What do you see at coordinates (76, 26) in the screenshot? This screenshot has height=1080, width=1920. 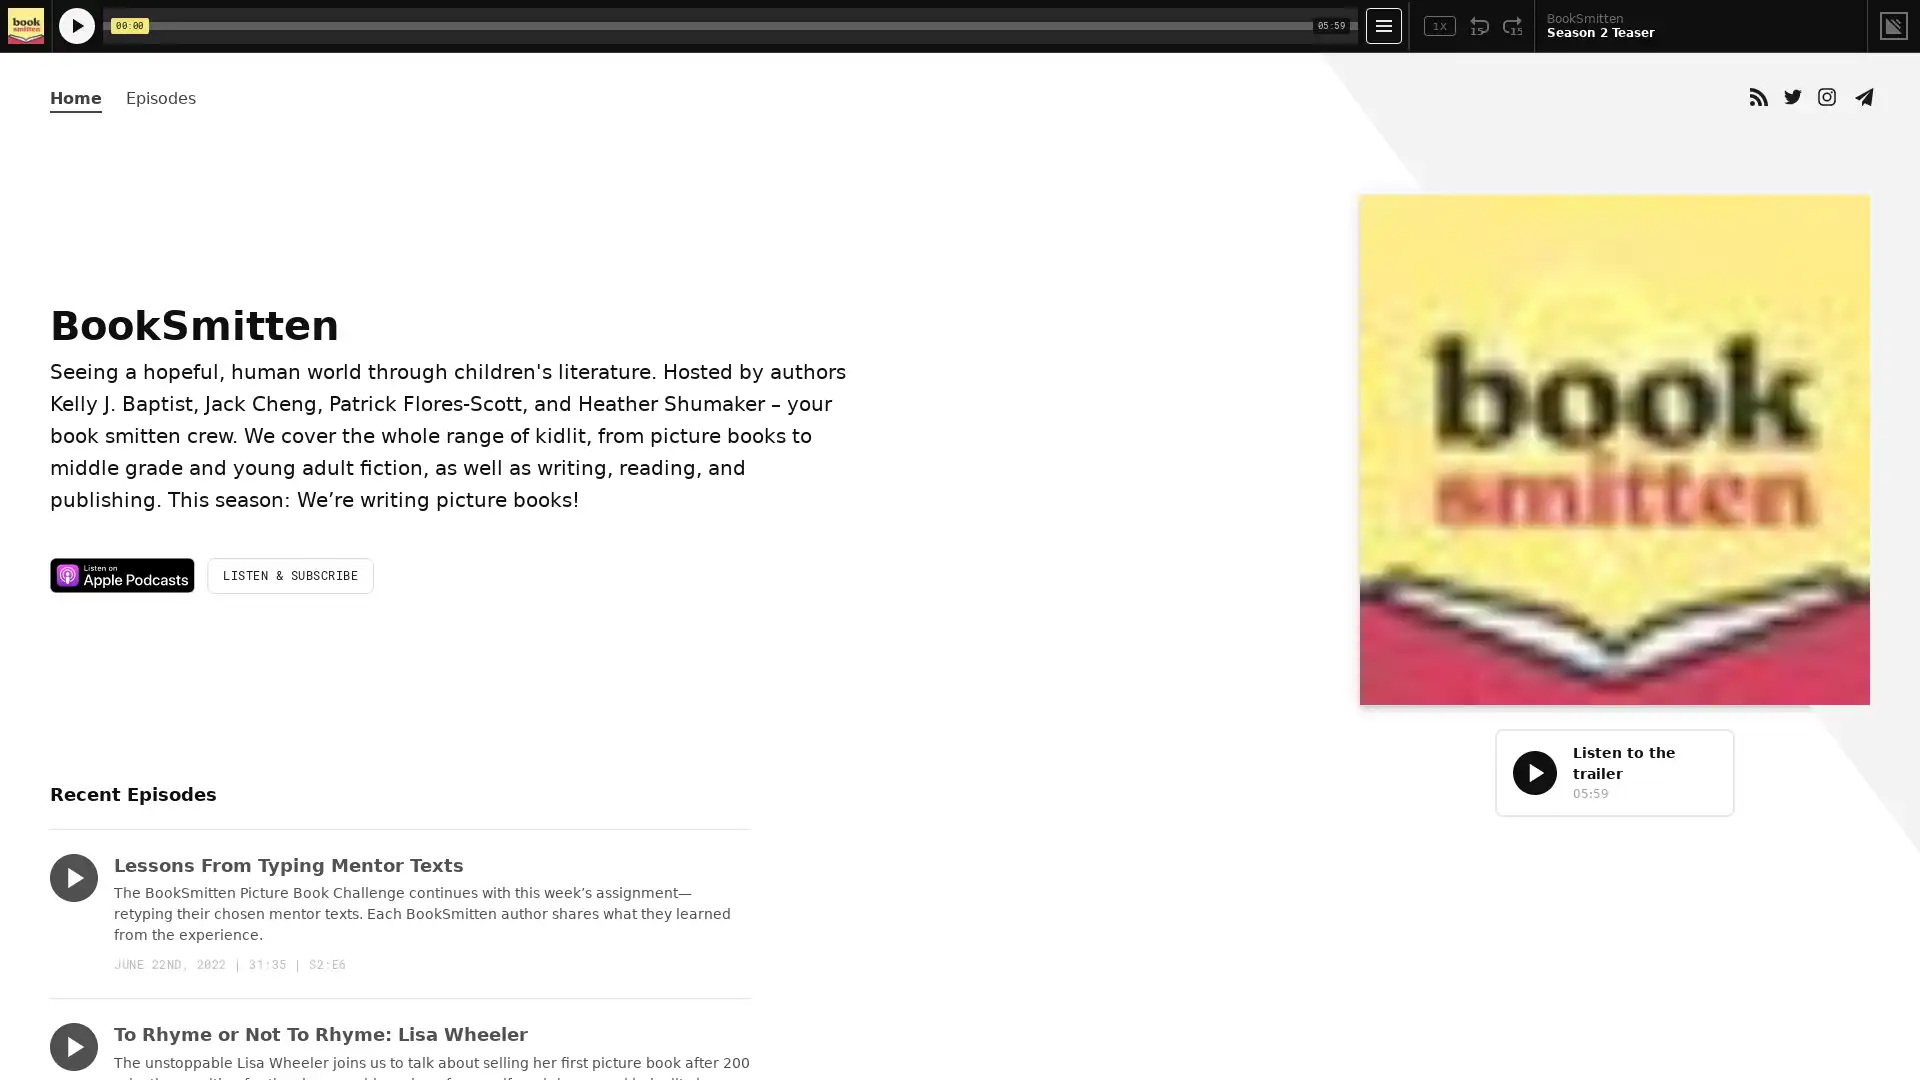 I see `Play` at bounding box center [76, 26].